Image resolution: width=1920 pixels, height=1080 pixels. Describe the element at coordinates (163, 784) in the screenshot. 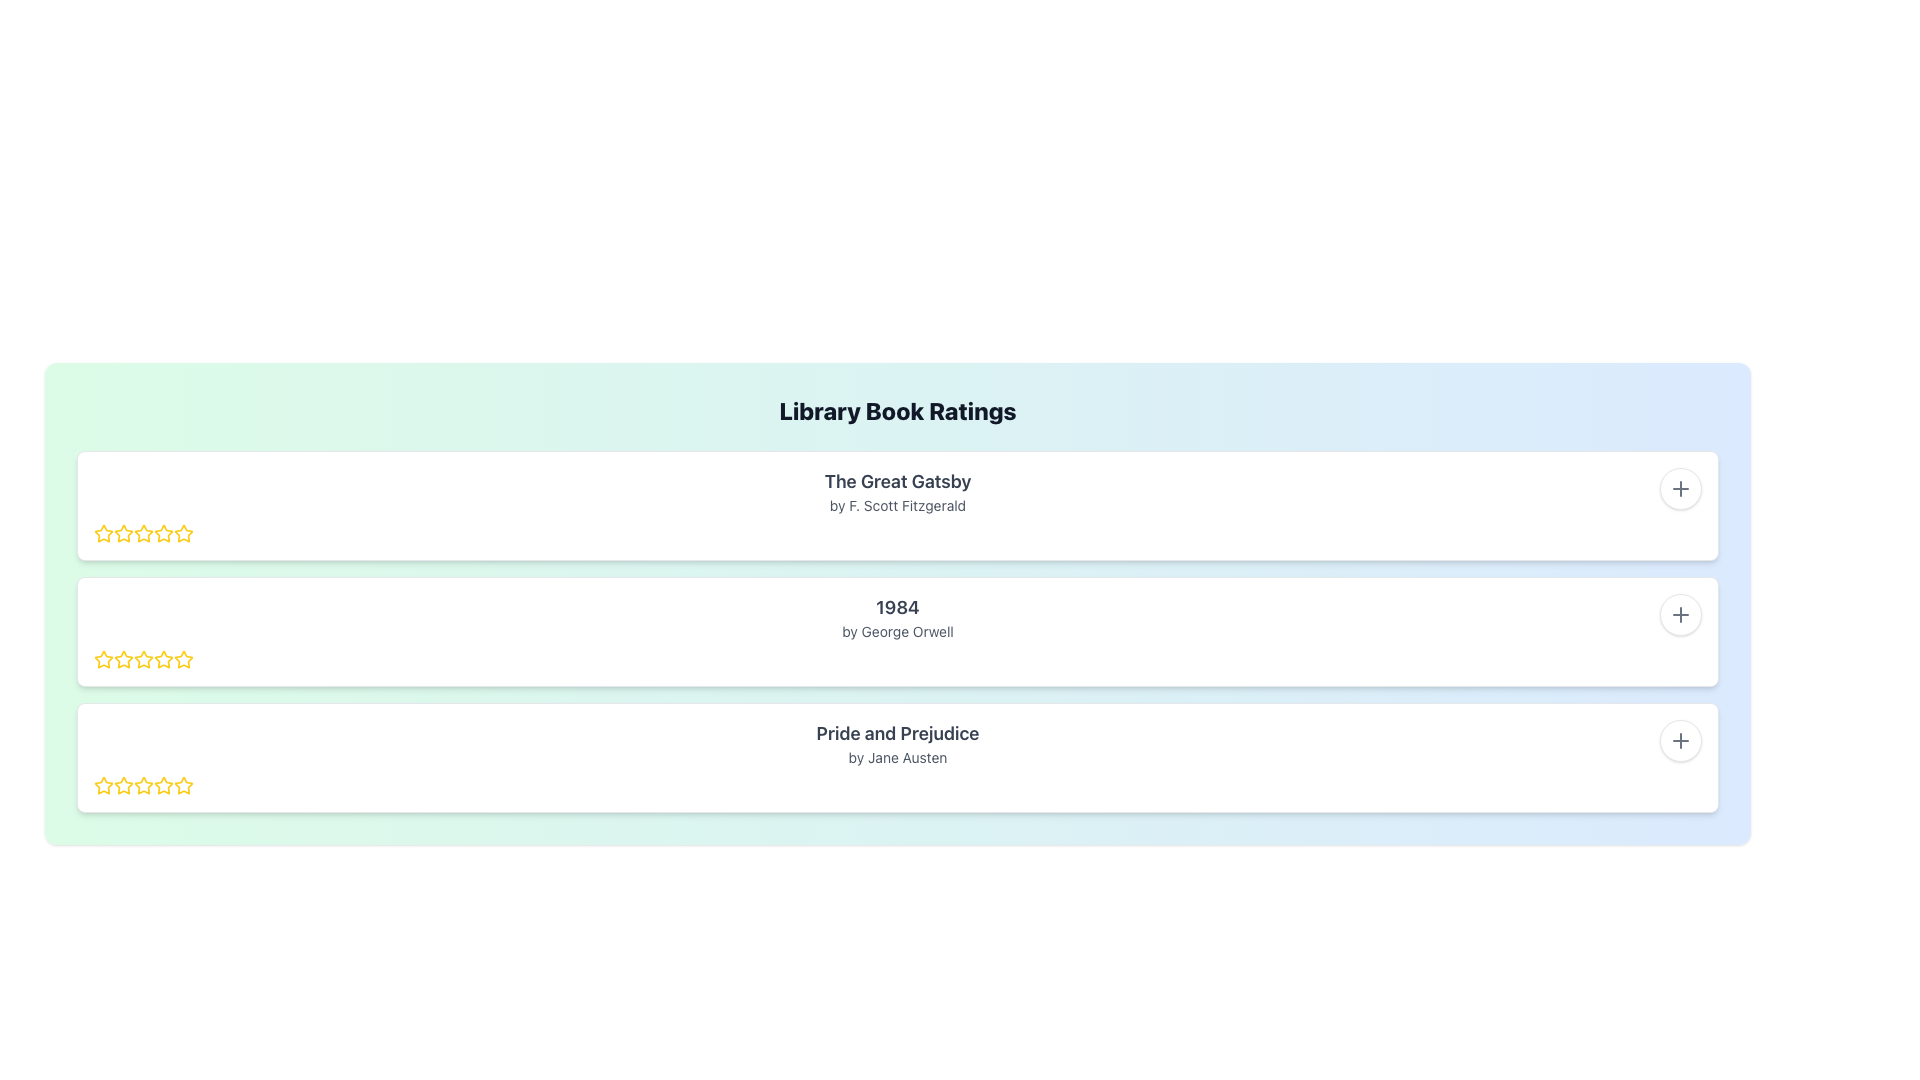

I see `the second yellow star button in the rating system for the book 'Pride and Prejudice' by Jane Austen` at that location.